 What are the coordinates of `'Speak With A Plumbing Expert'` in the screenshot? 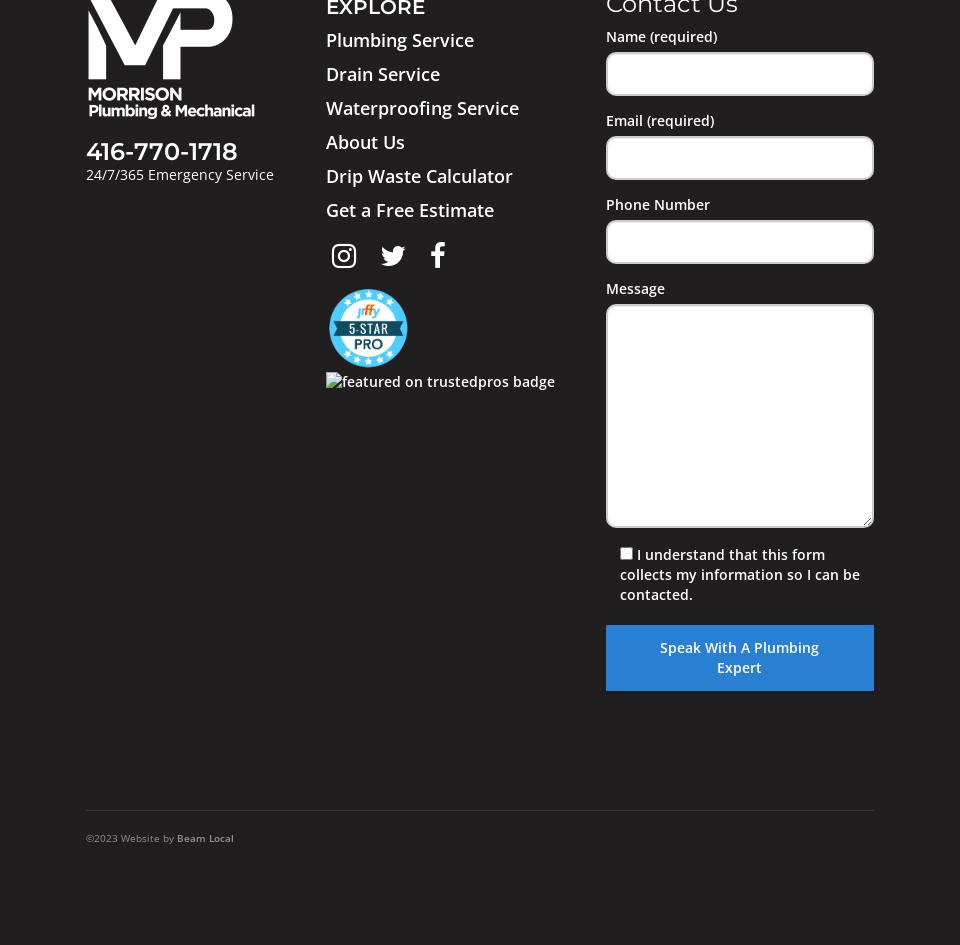 It's located at (659, 656).